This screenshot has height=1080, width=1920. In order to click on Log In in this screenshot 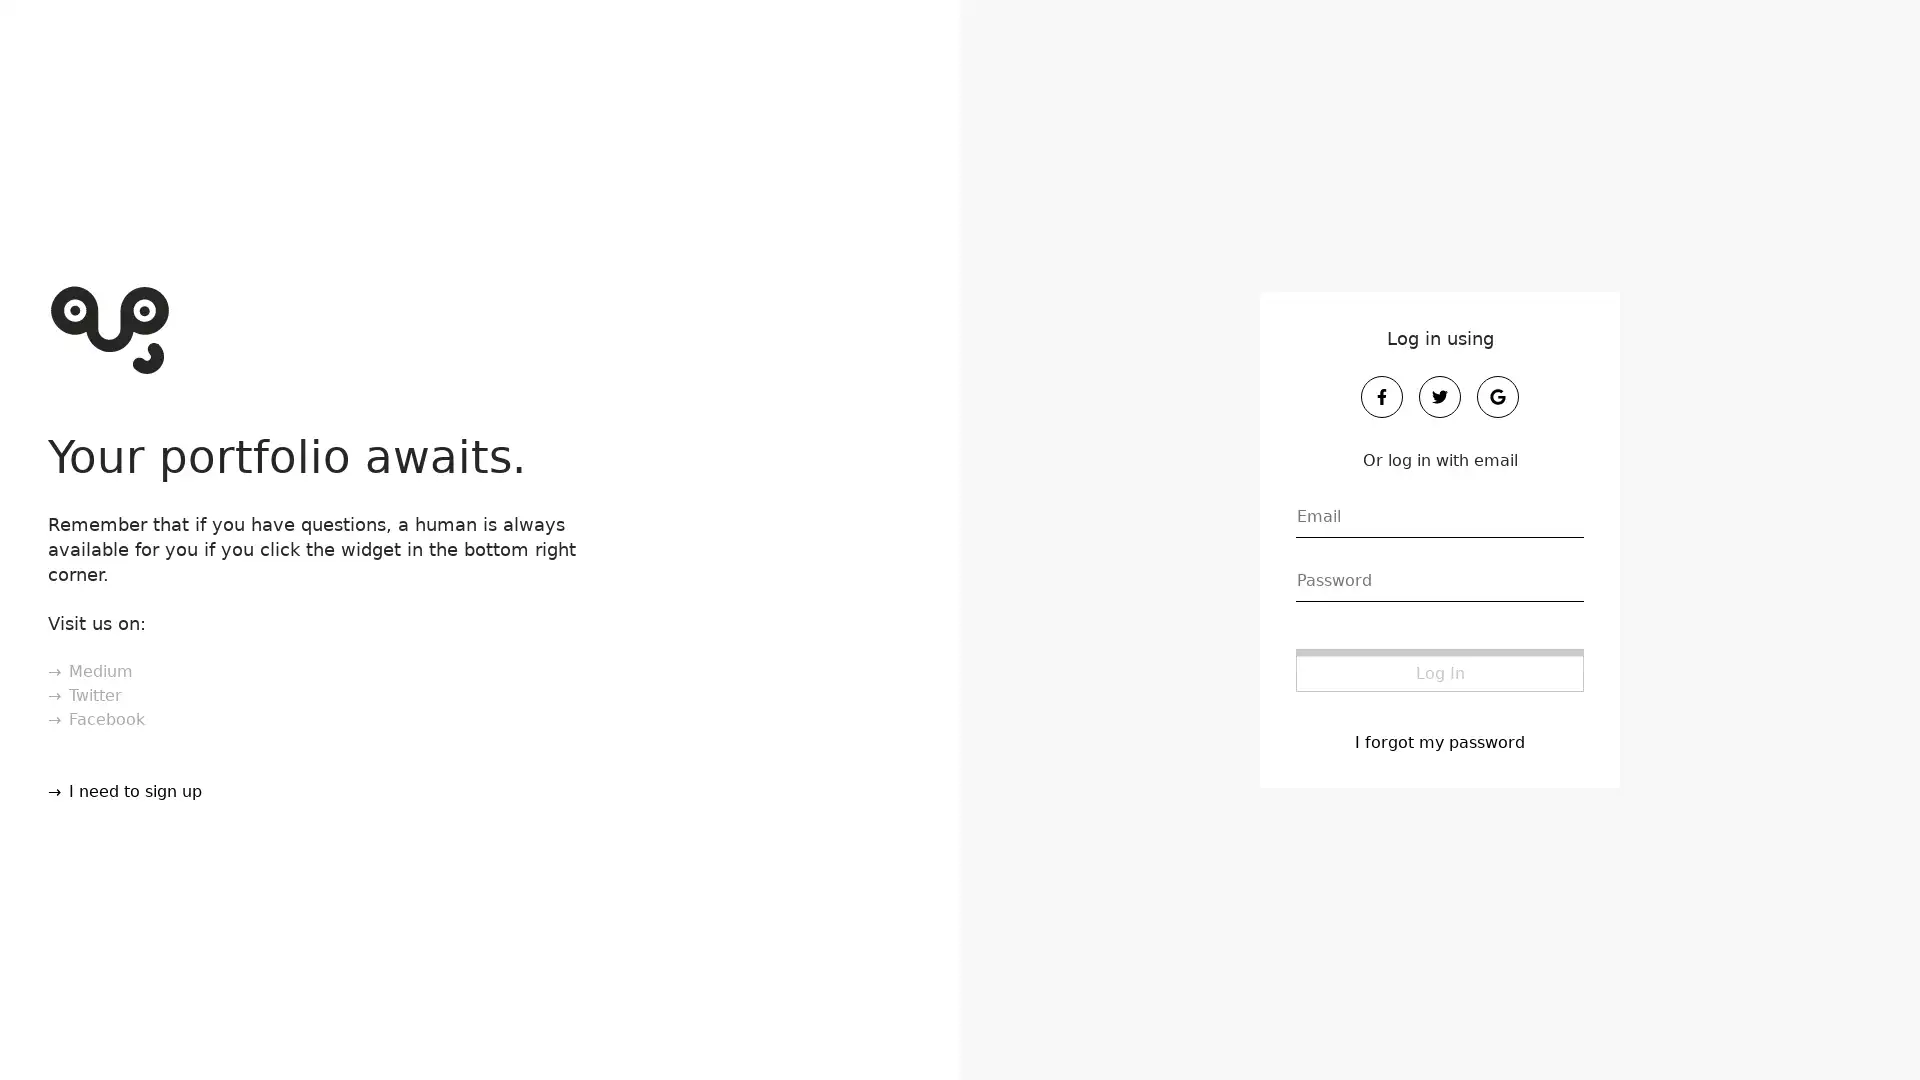, I will do `click(1440, 669)`.